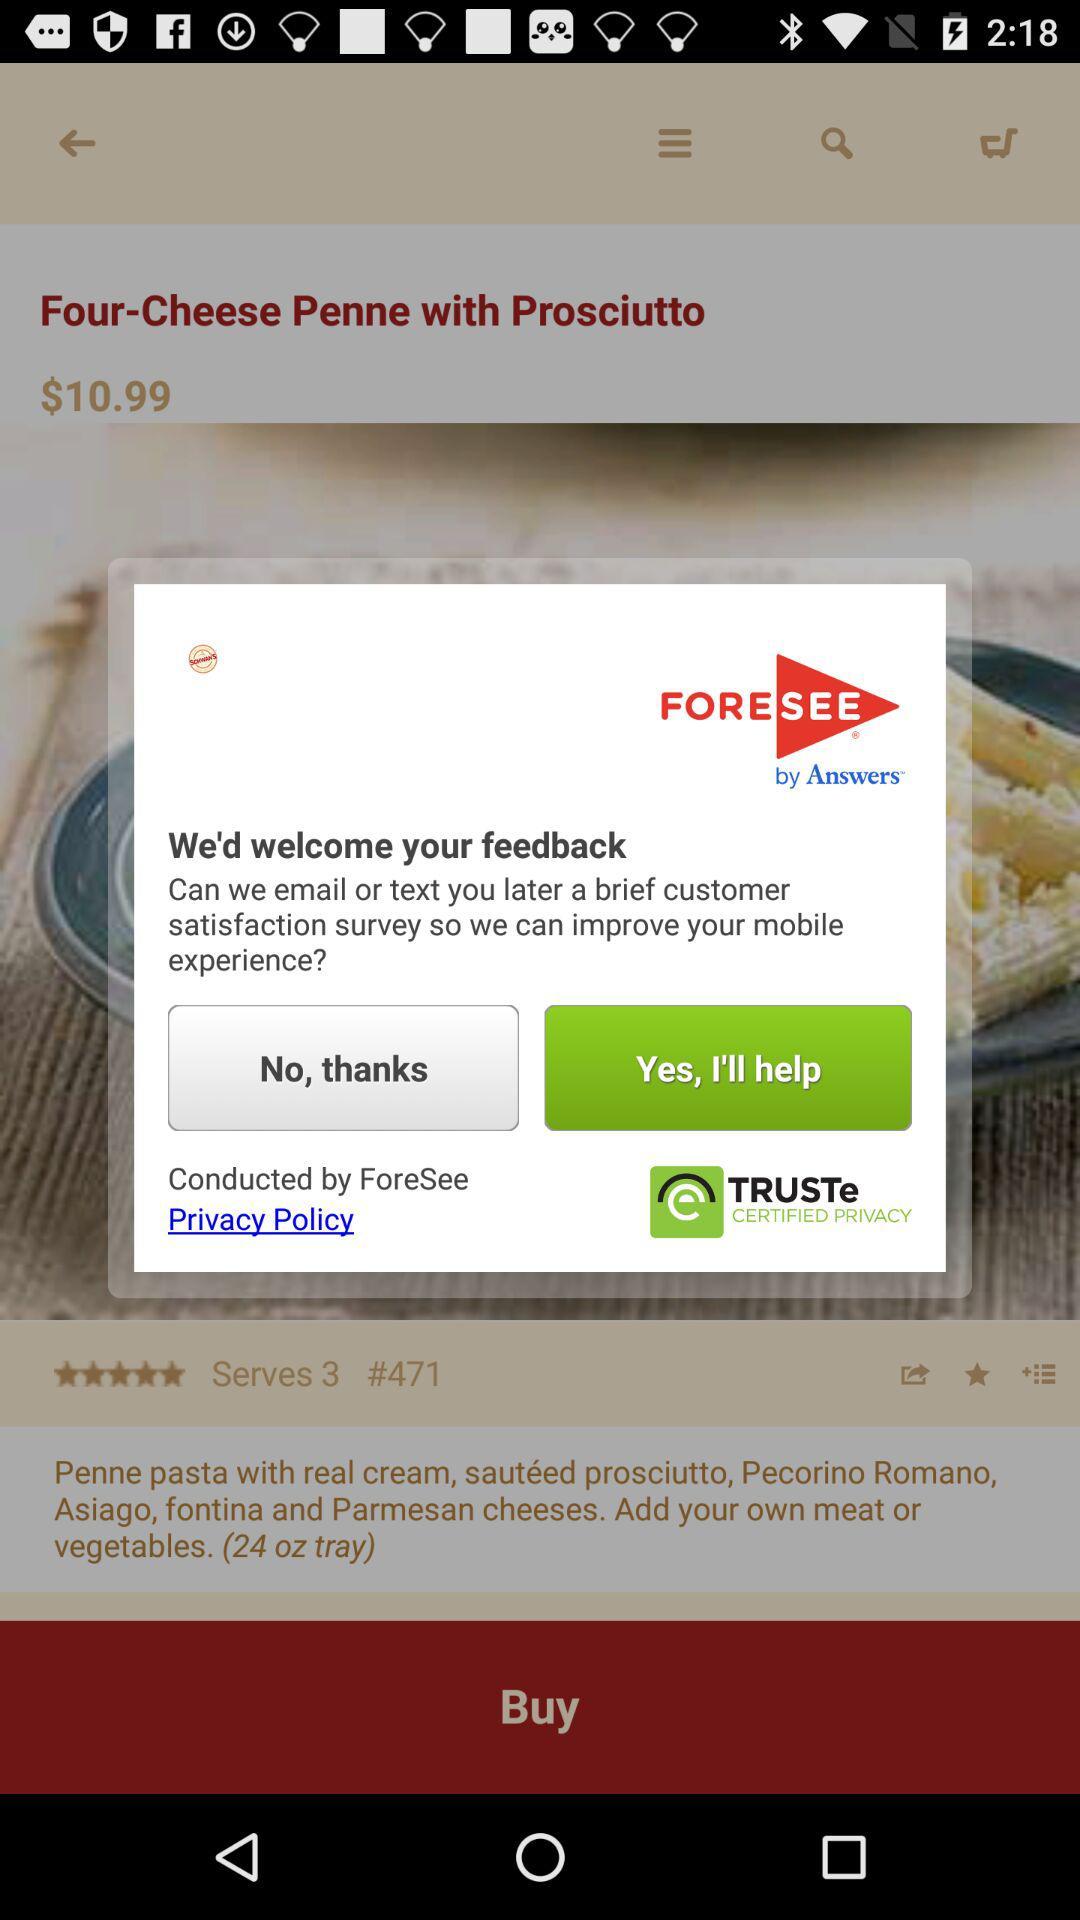 Image resolution: width=1080 pixels, height=1920 pixels. I want to click on it certifies to me thats its trusted quality, so click(778, 1201).